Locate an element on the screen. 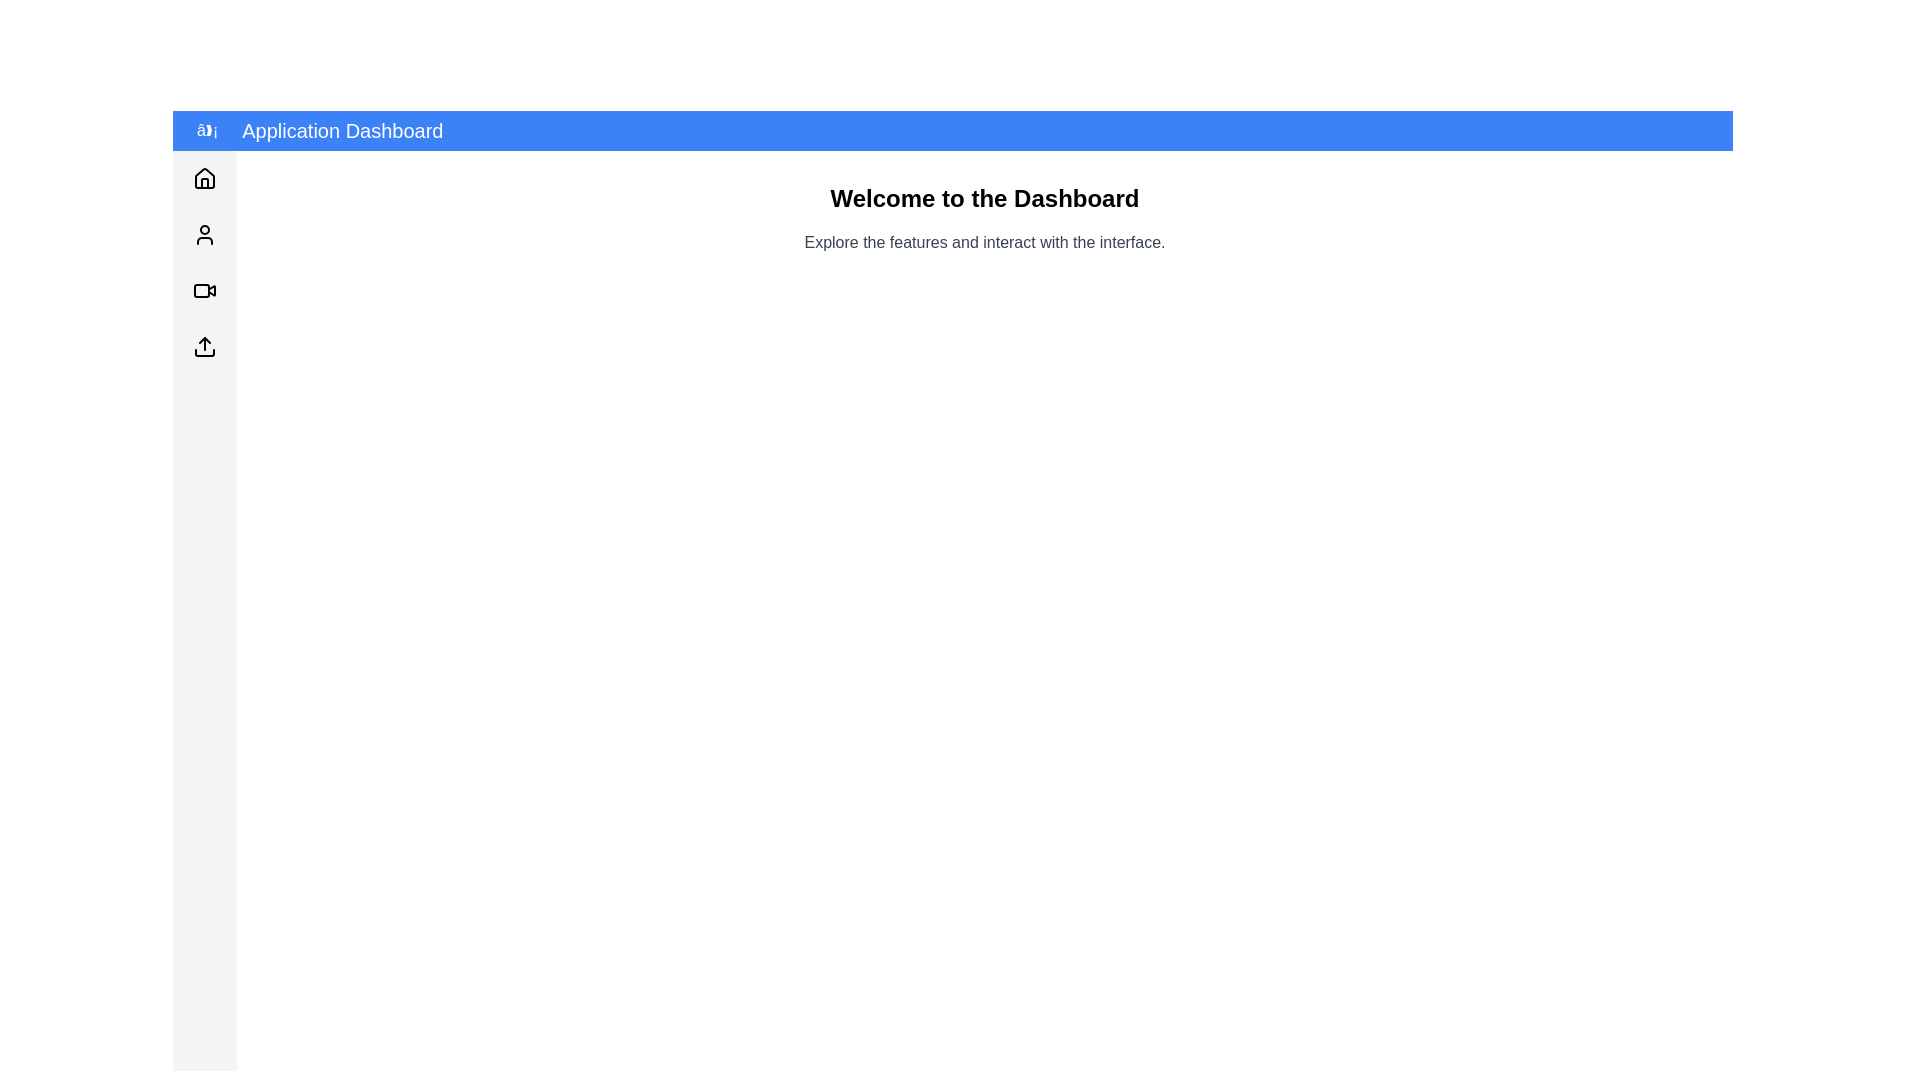 Image resolution: width=1920 pixels, height=1080 pixels. the house-shaped IconButton located at the top of the vertical sidebar is located at coordinates (205, 177).